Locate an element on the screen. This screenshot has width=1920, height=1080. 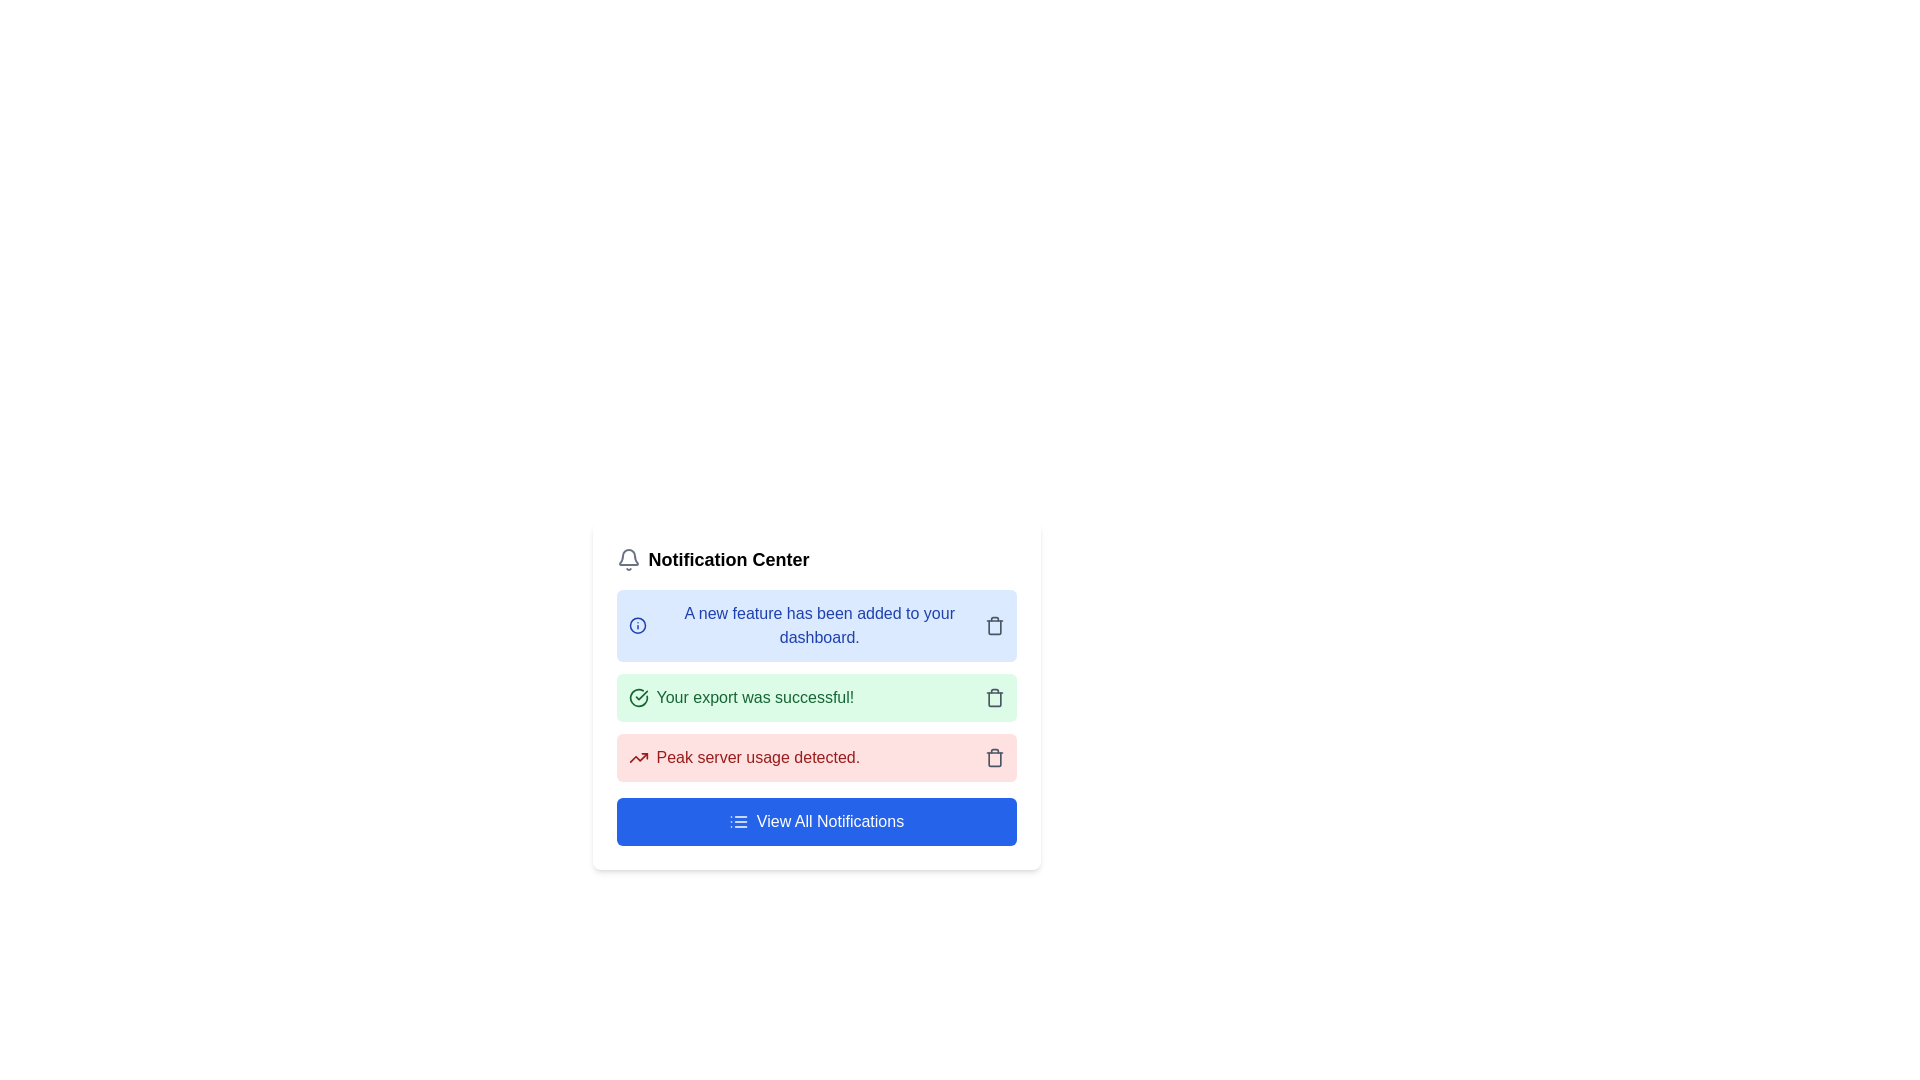
the visual representation of the icon located on the left side of the 'View All Notifications' button within the notification panel is located at coordinates (737, 821).